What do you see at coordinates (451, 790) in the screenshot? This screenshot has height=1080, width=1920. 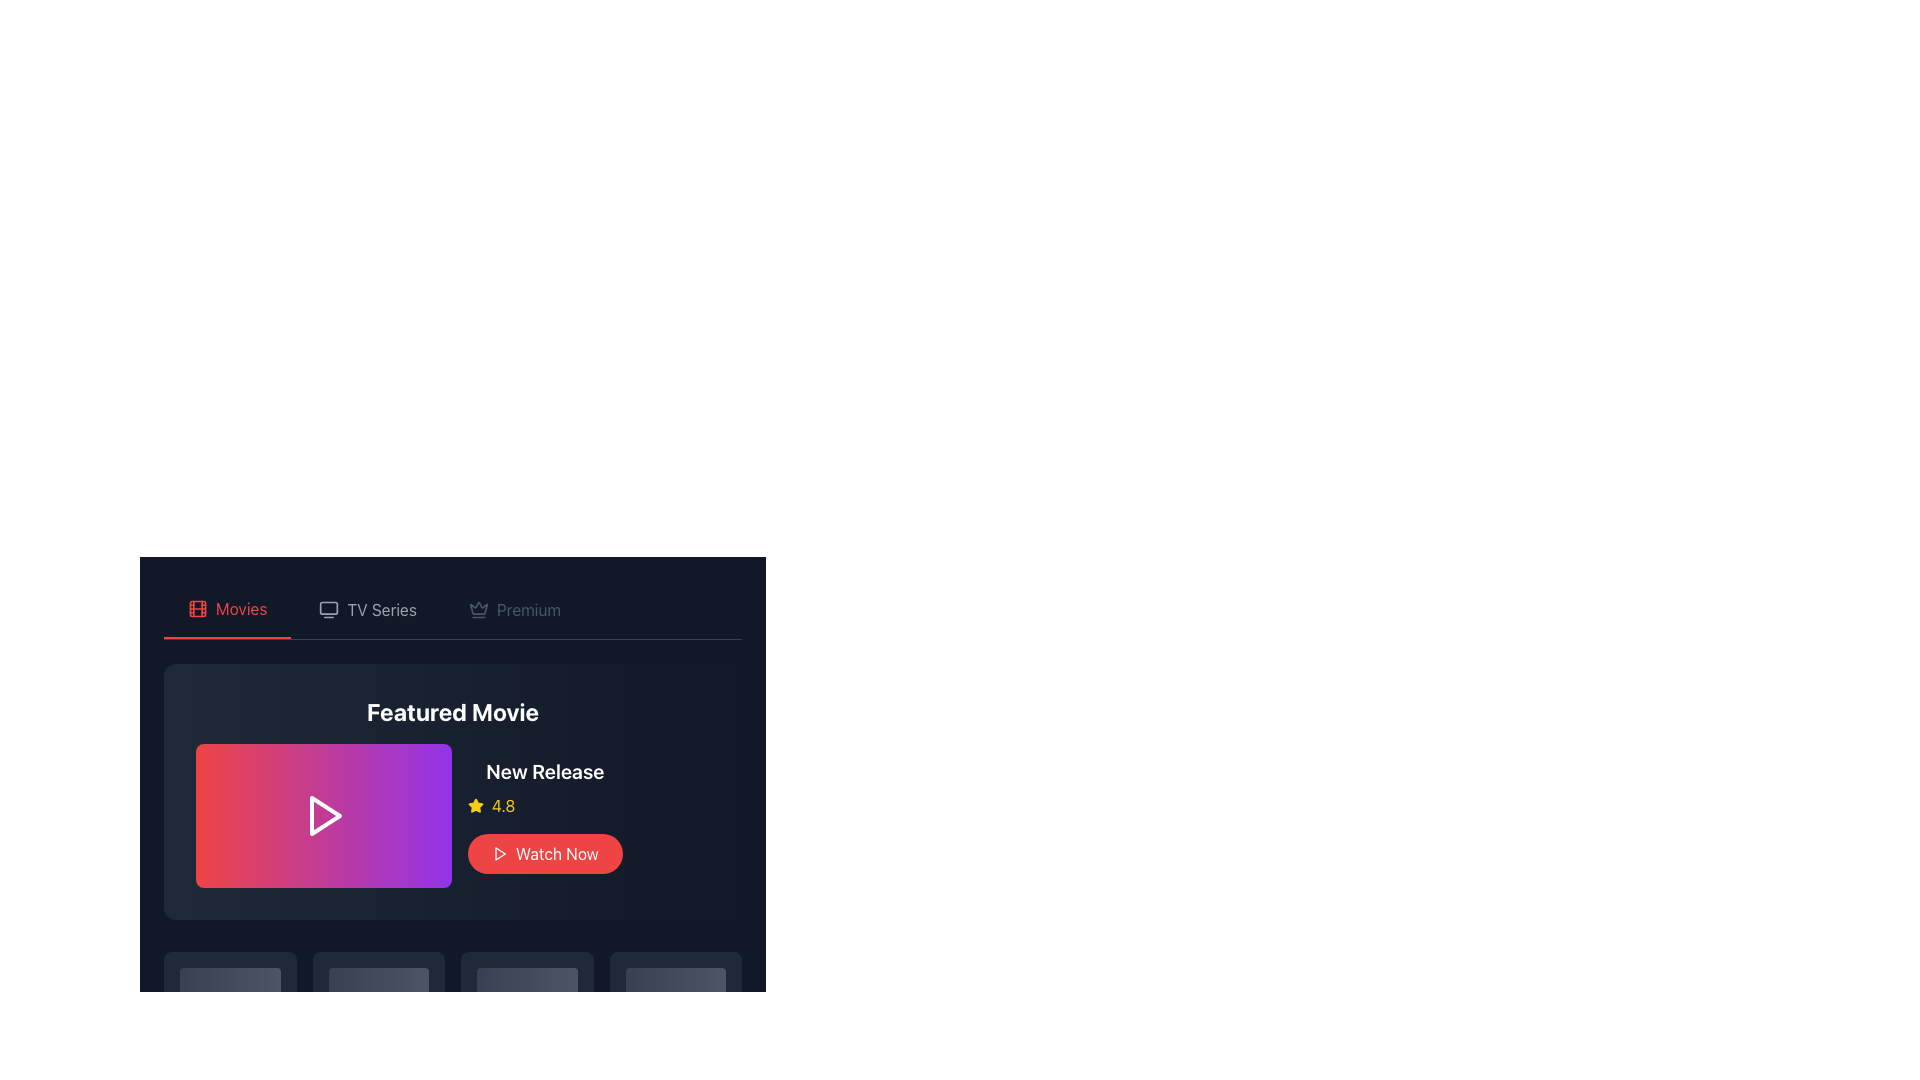 I see `the colorful play button icon located to the left of the 'Featured Movie' text in the Information Panel, which has a gradient background and rounded corners` at bounding box center [451, 790].